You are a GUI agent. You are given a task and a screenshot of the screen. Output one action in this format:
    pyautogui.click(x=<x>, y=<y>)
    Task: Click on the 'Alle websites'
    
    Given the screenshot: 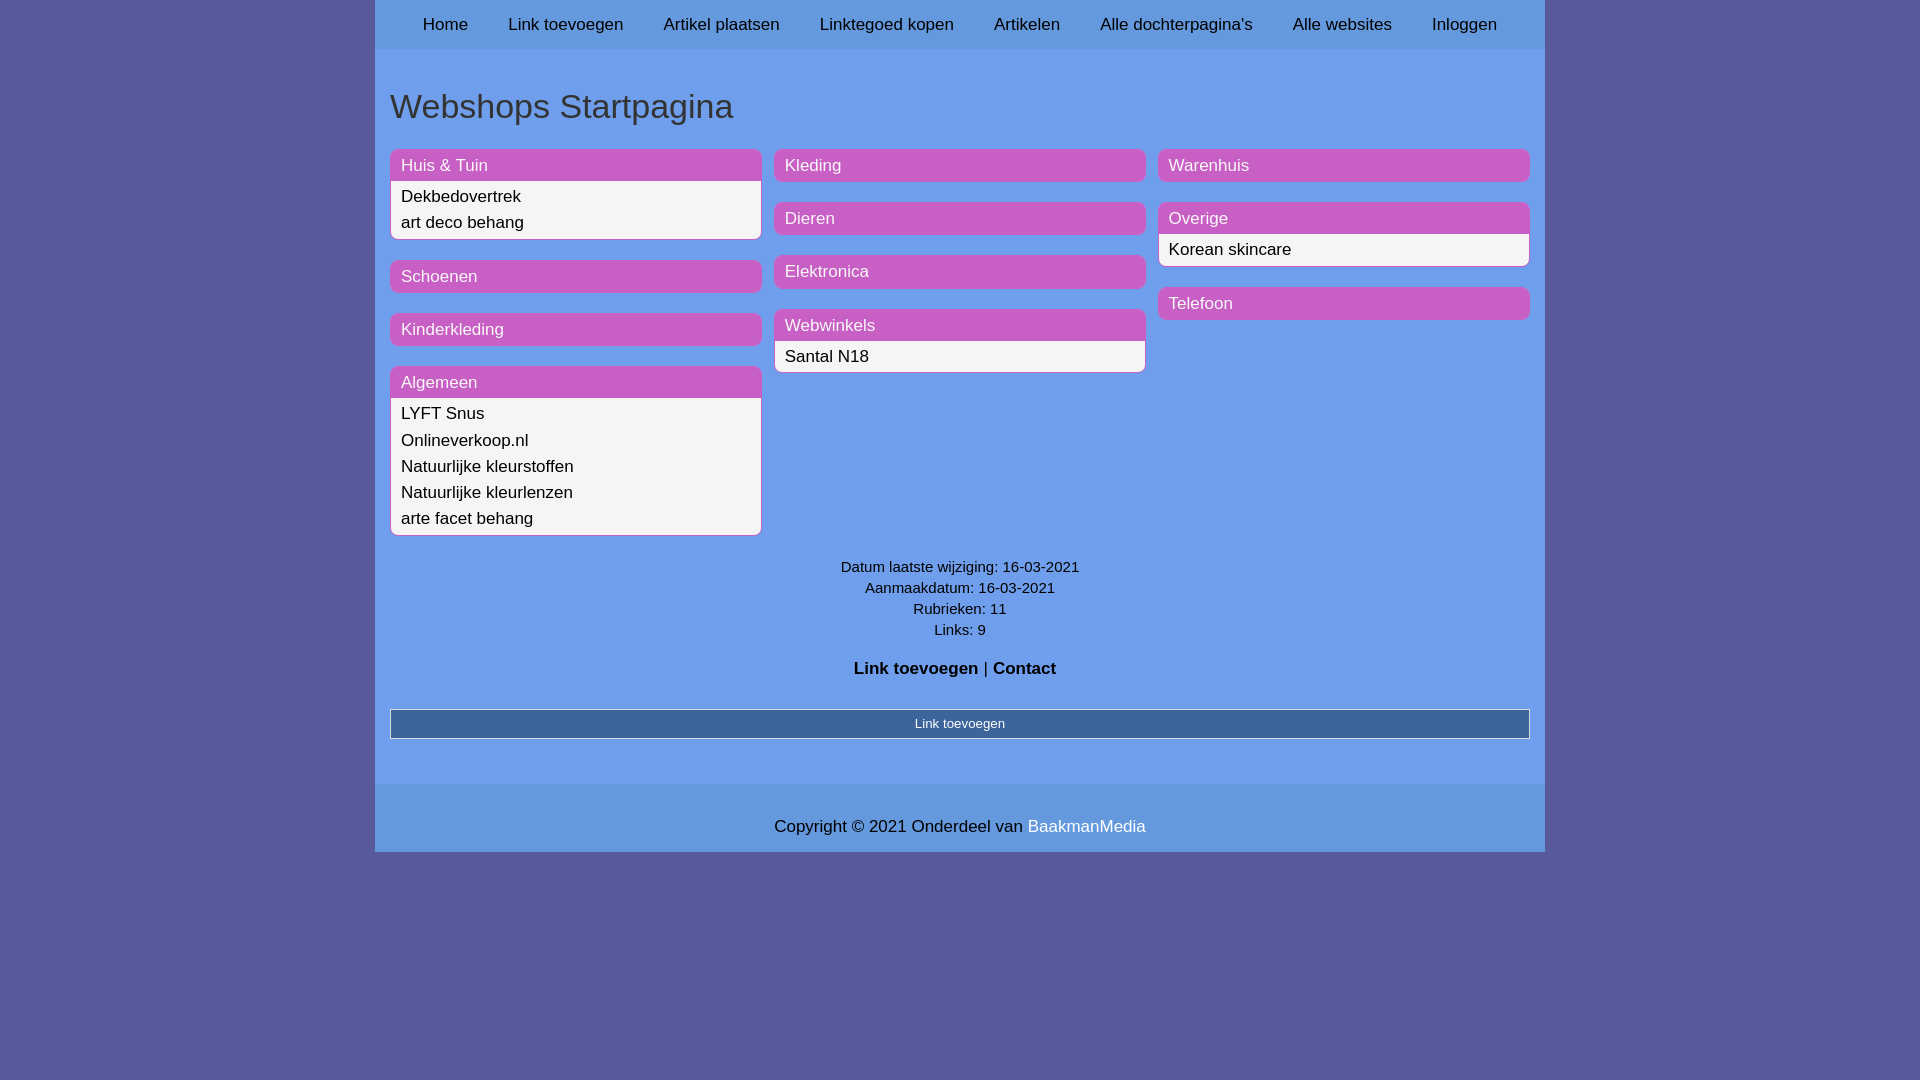 What is the action you would take?
    pyautogui.click(x=1271, y=24)
    